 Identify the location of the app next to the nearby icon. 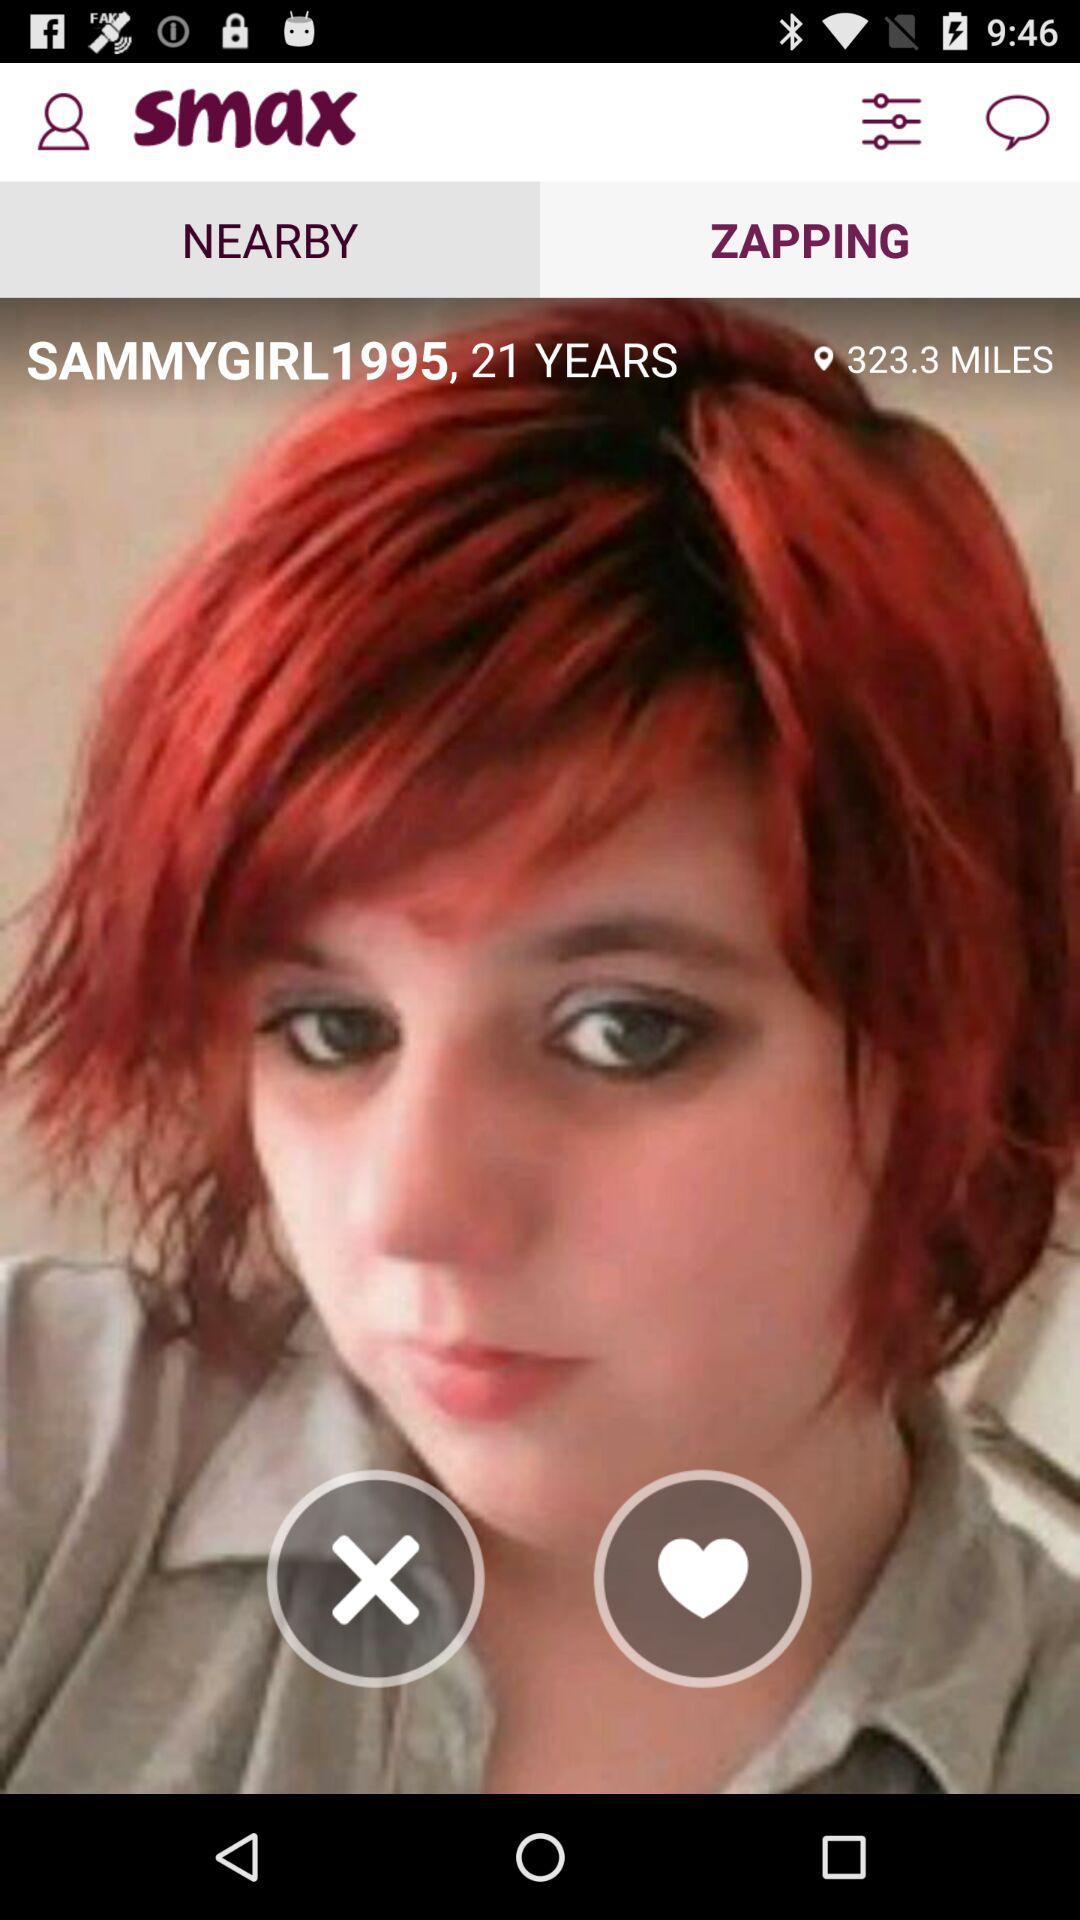
(810, 239).